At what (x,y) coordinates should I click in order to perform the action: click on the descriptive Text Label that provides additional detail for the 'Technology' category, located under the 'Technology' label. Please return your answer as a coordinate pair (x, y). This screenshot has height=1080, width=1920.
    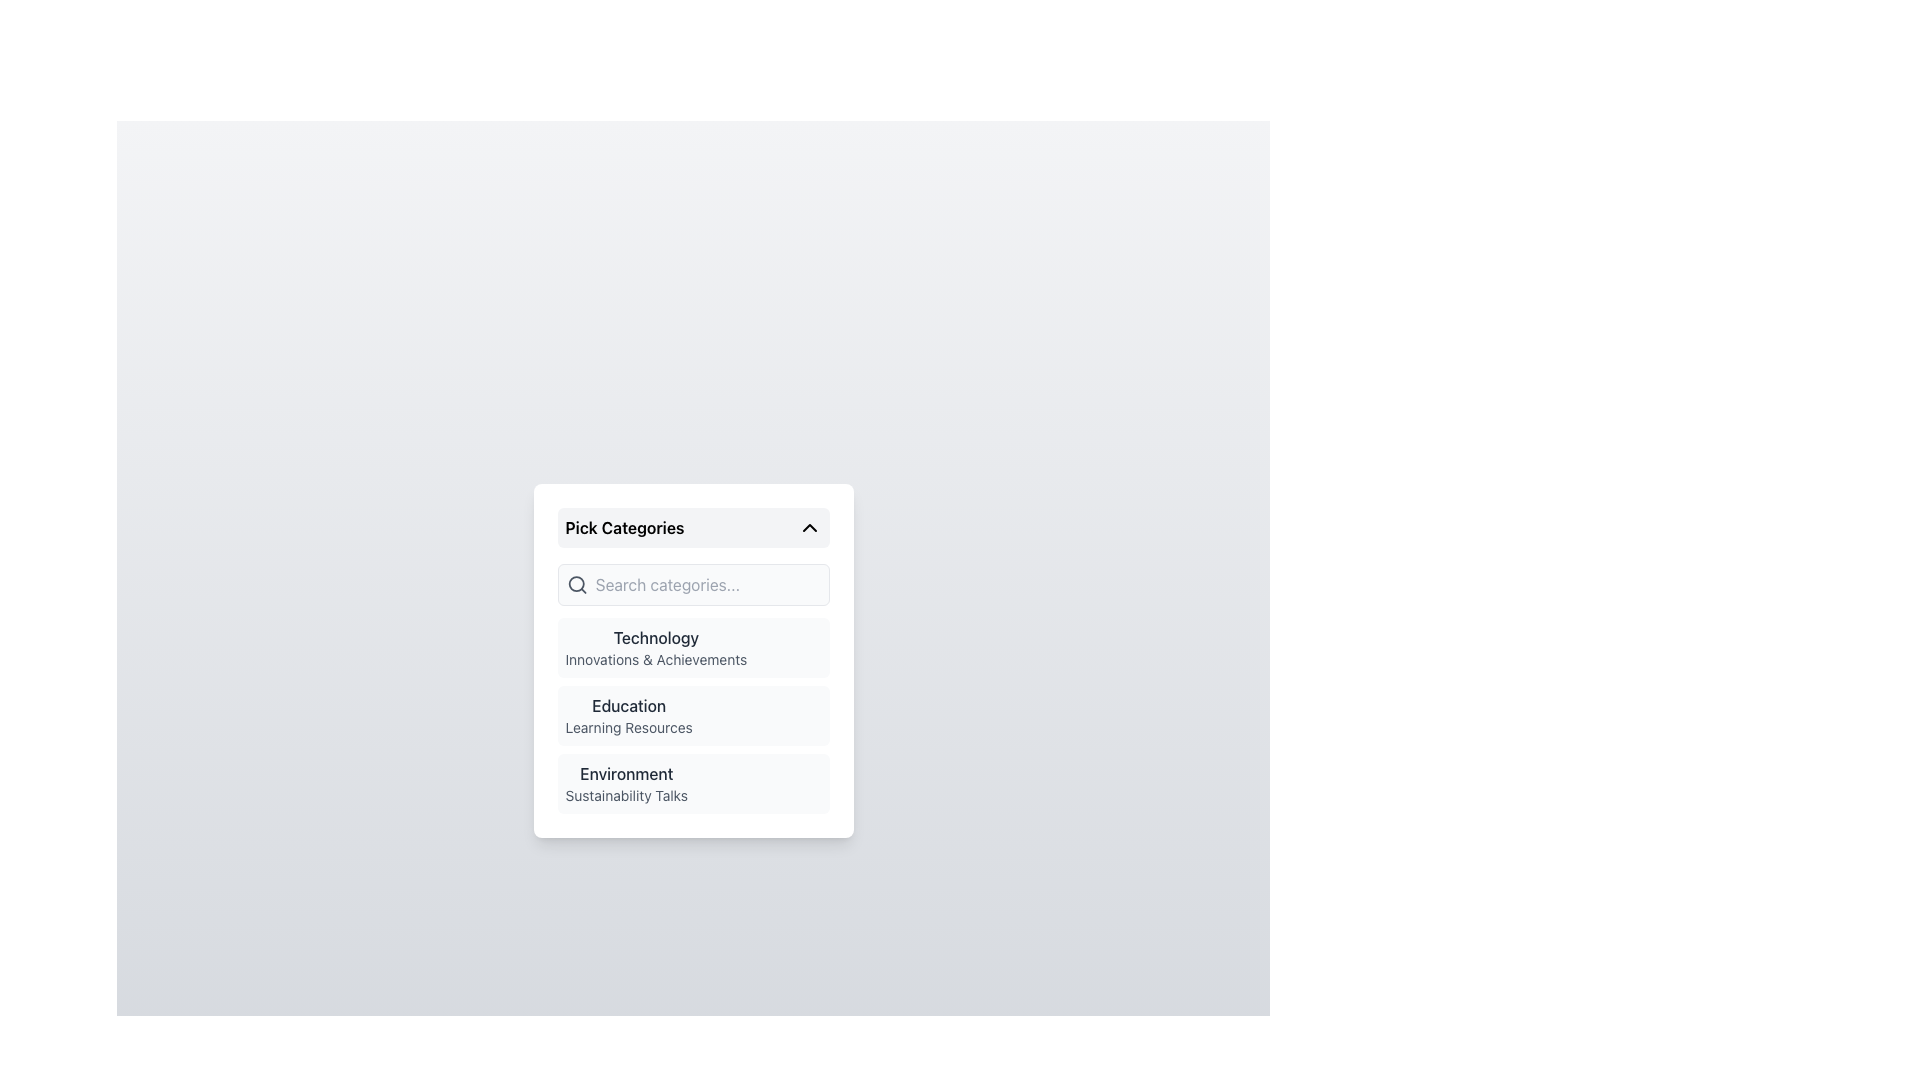
    Looking at the image, I should click on (656, 659).